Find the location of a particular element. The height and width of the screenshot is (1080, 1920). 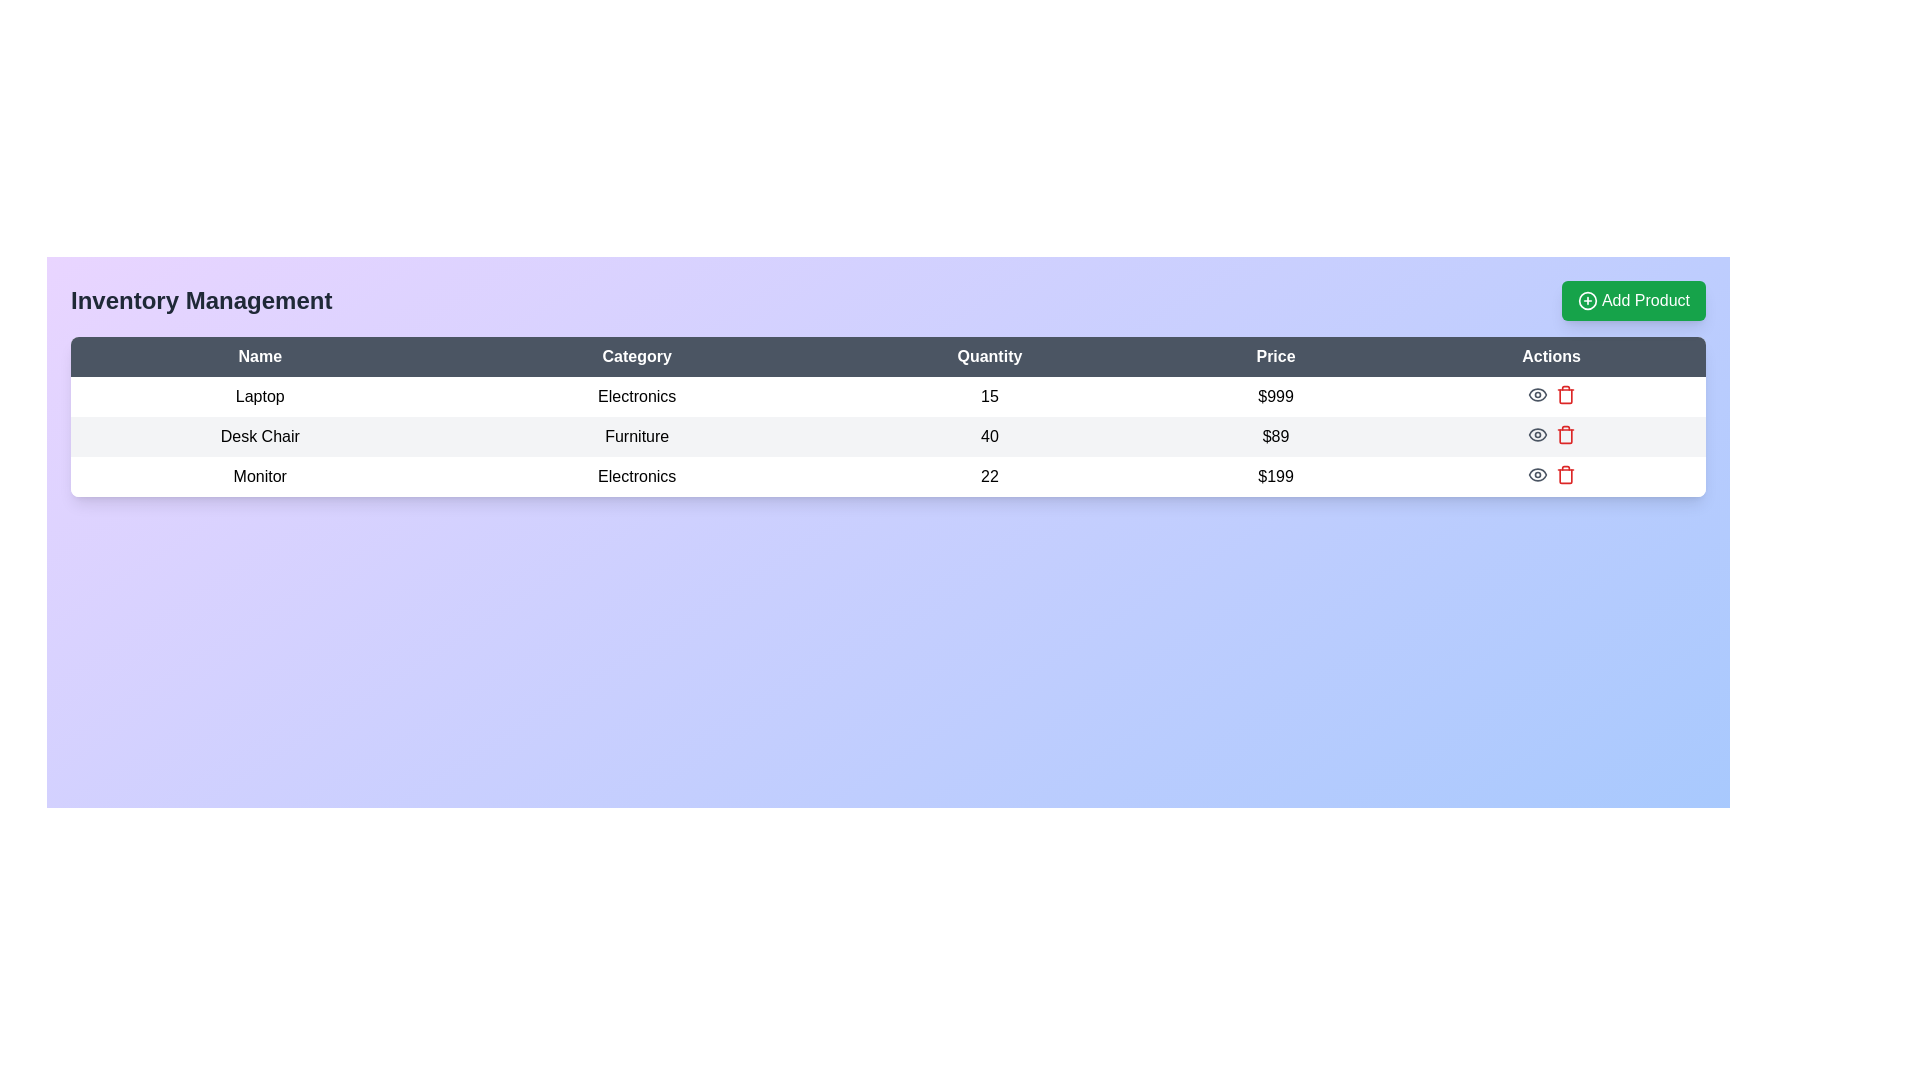

the trash can icon in the 'Actions' column, specifically the third icon down associated with the 'Monitor' row is located at coordinates (1564, 476).